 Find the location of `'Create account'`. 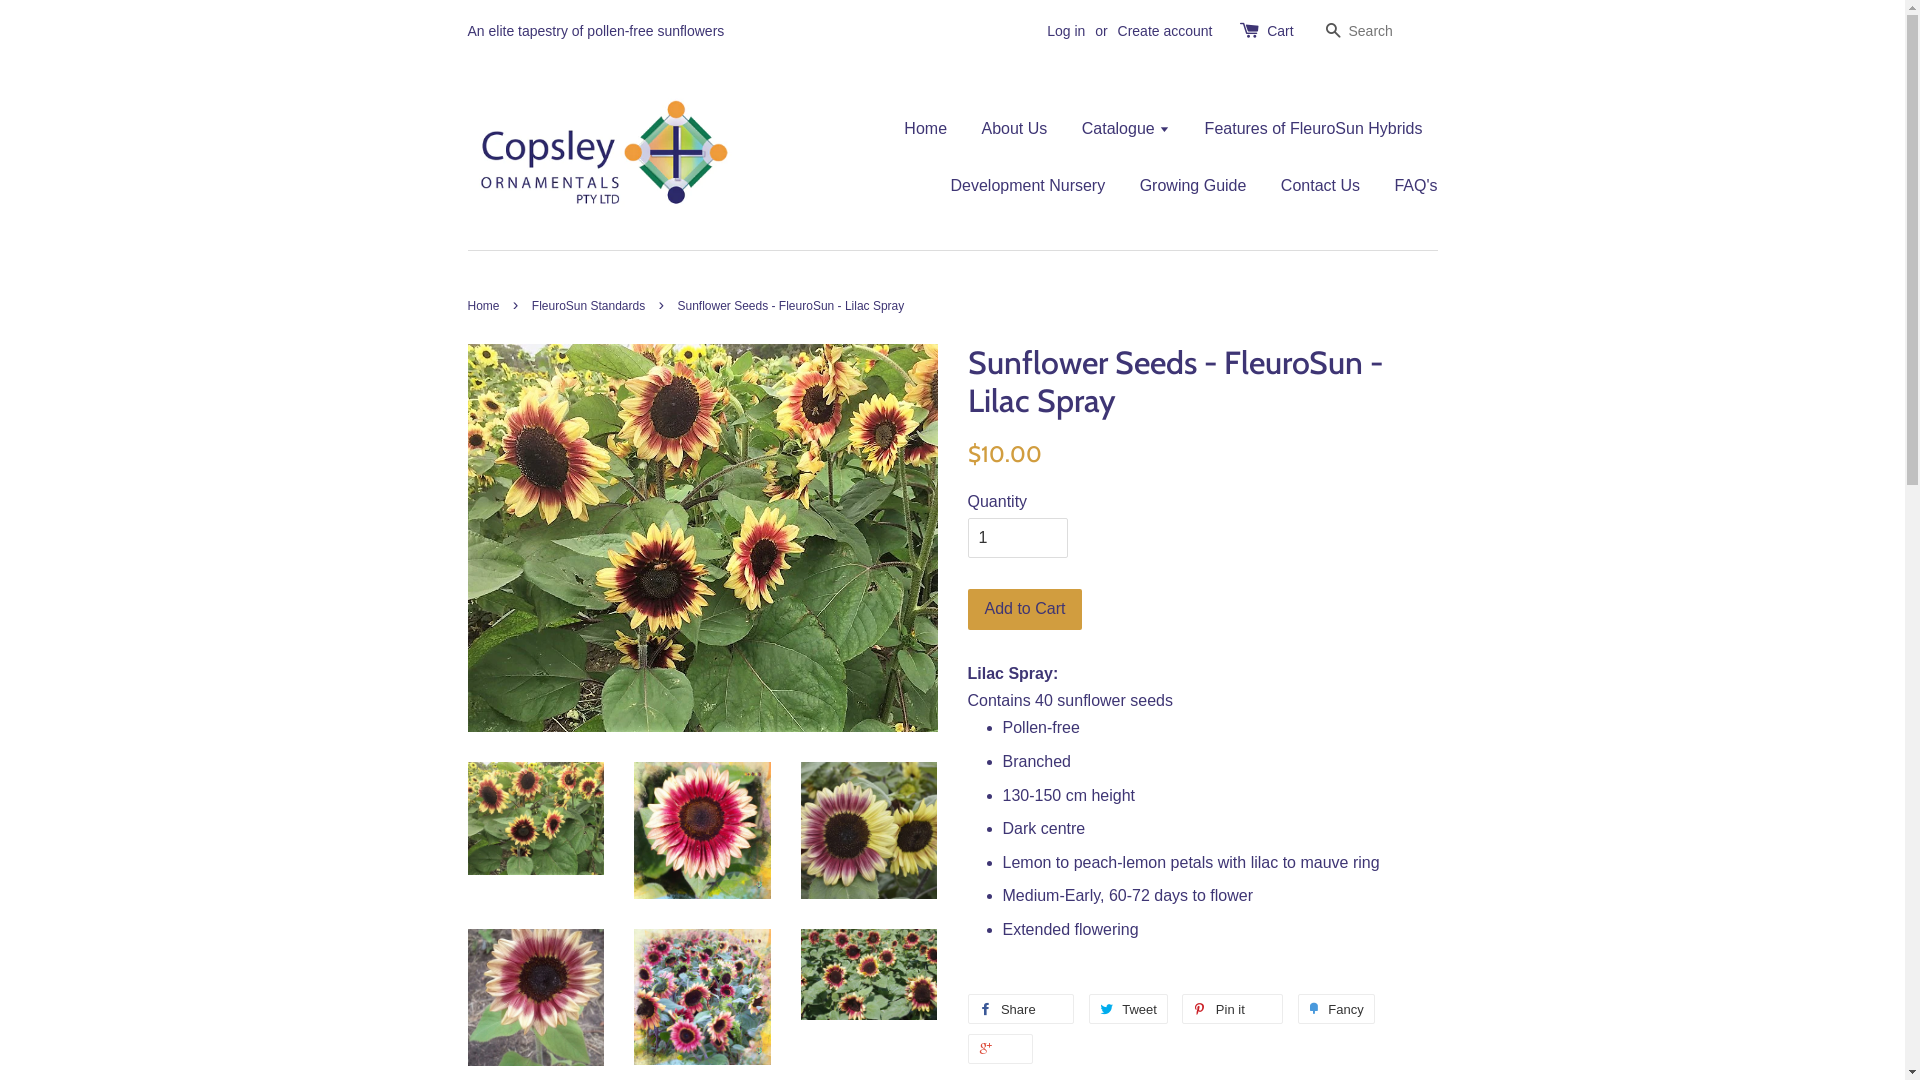

'Create account' is located at coordinates (1165, 30).